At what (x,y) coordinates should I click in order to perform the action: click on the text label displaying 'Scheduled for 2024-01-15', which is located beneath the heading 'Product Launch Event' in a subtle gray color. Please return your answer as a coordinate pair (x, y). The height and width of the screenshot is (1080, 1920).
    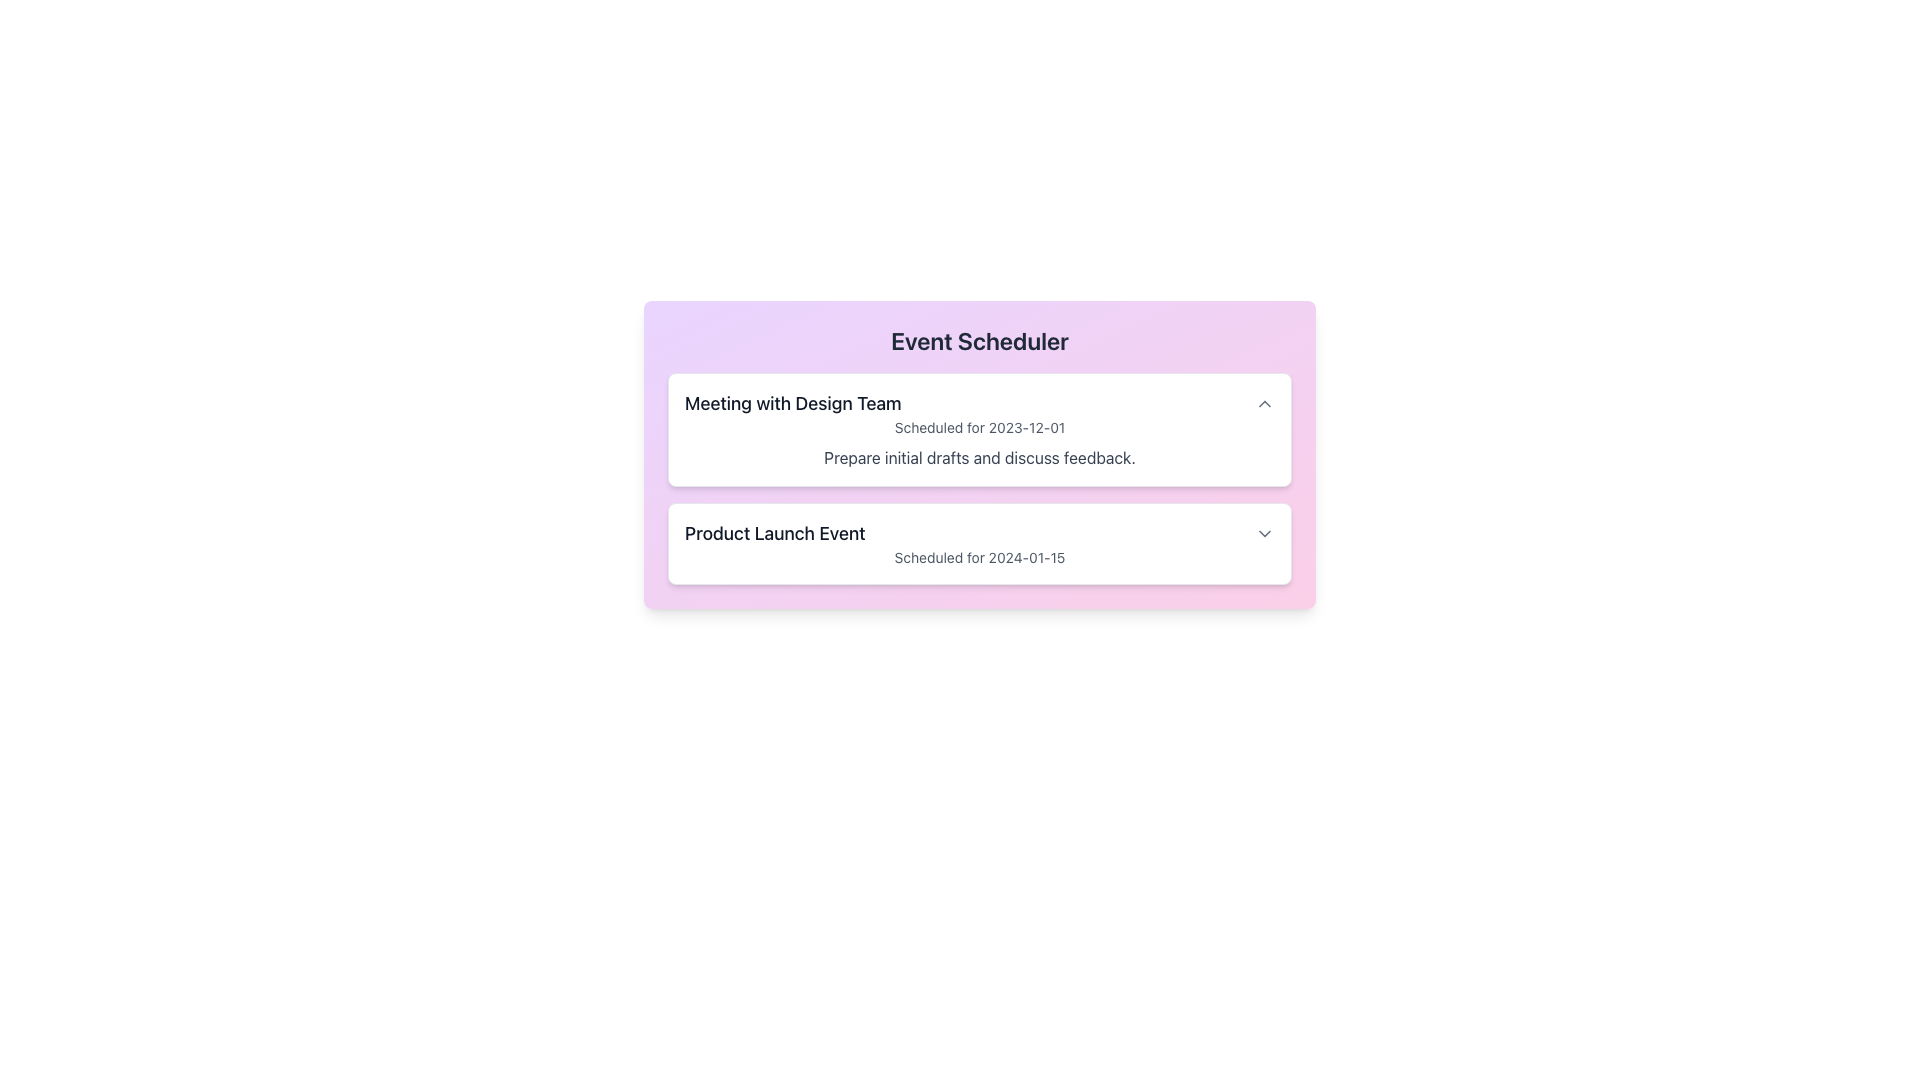
    Looking at the image, I should click on (979, 558).